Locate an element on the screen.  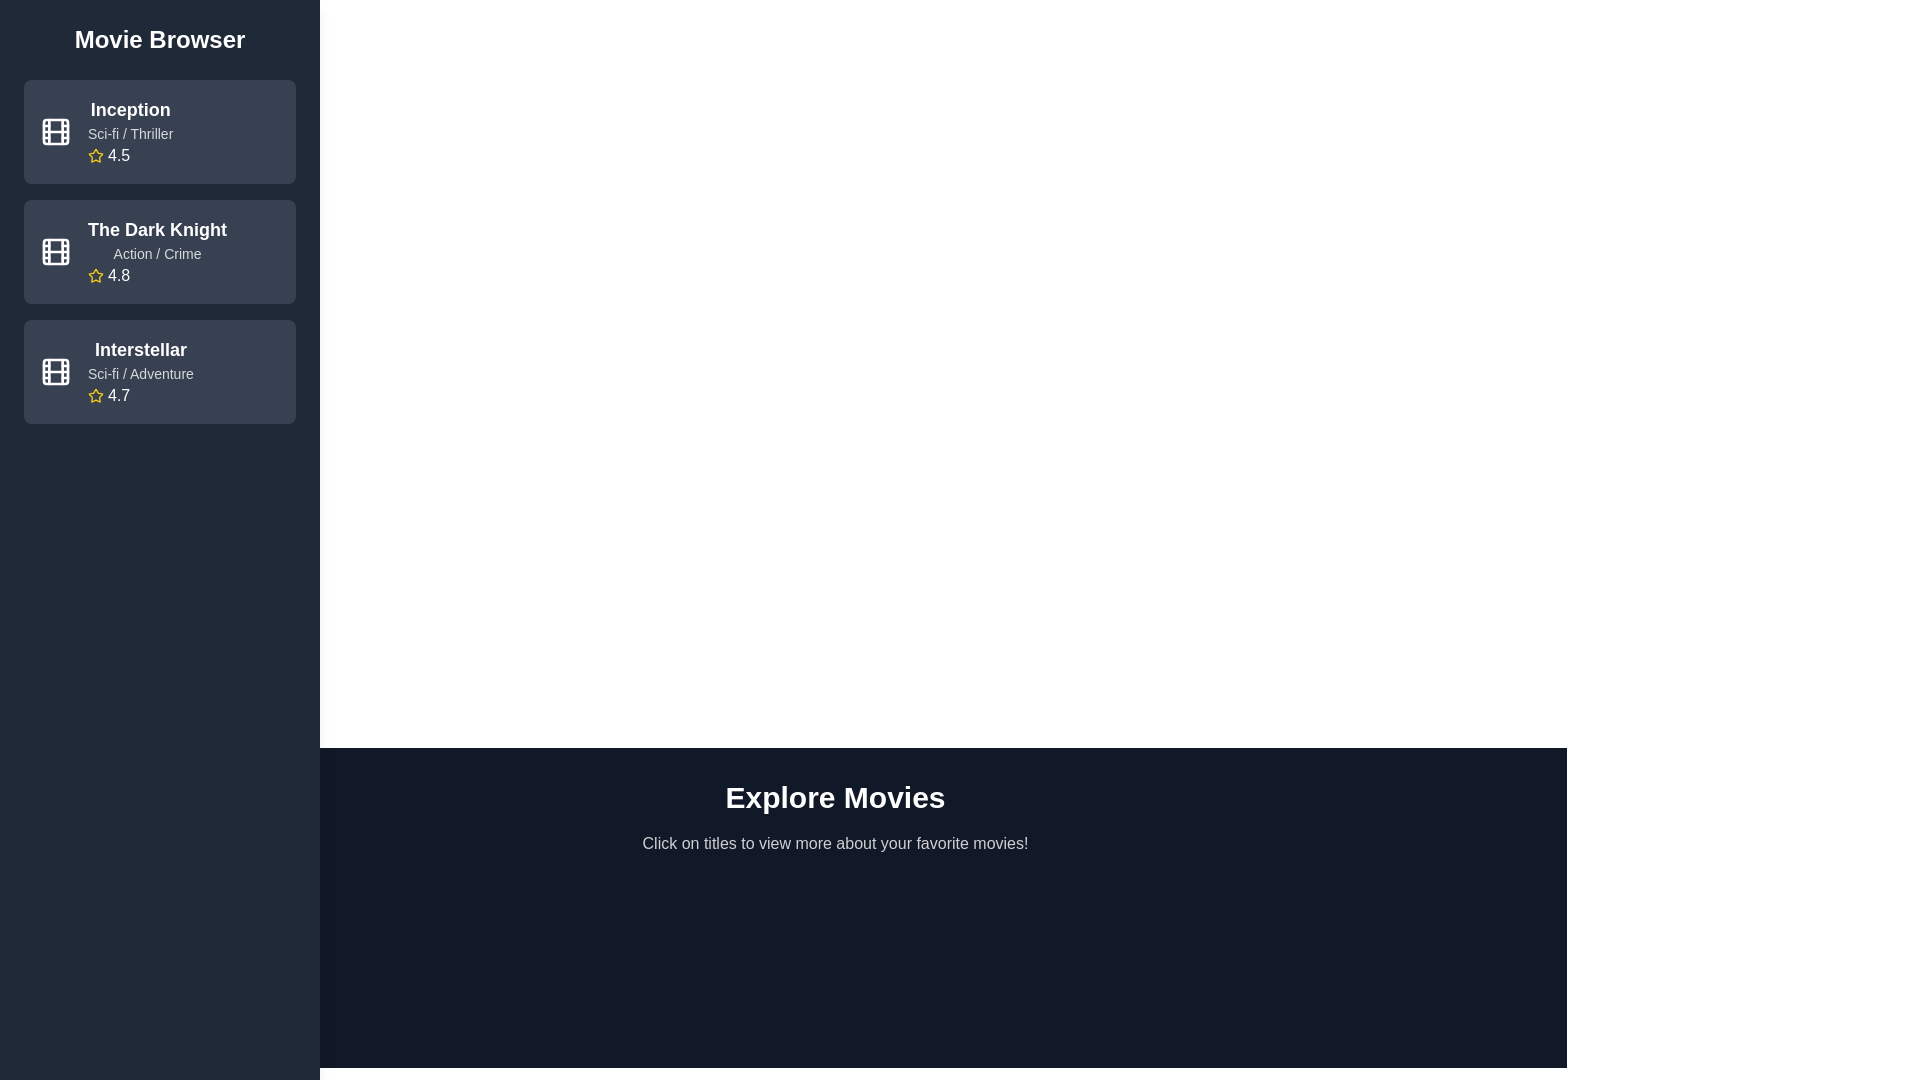
the movie item titled The Dark Knight is located at coordinates (158, 250).